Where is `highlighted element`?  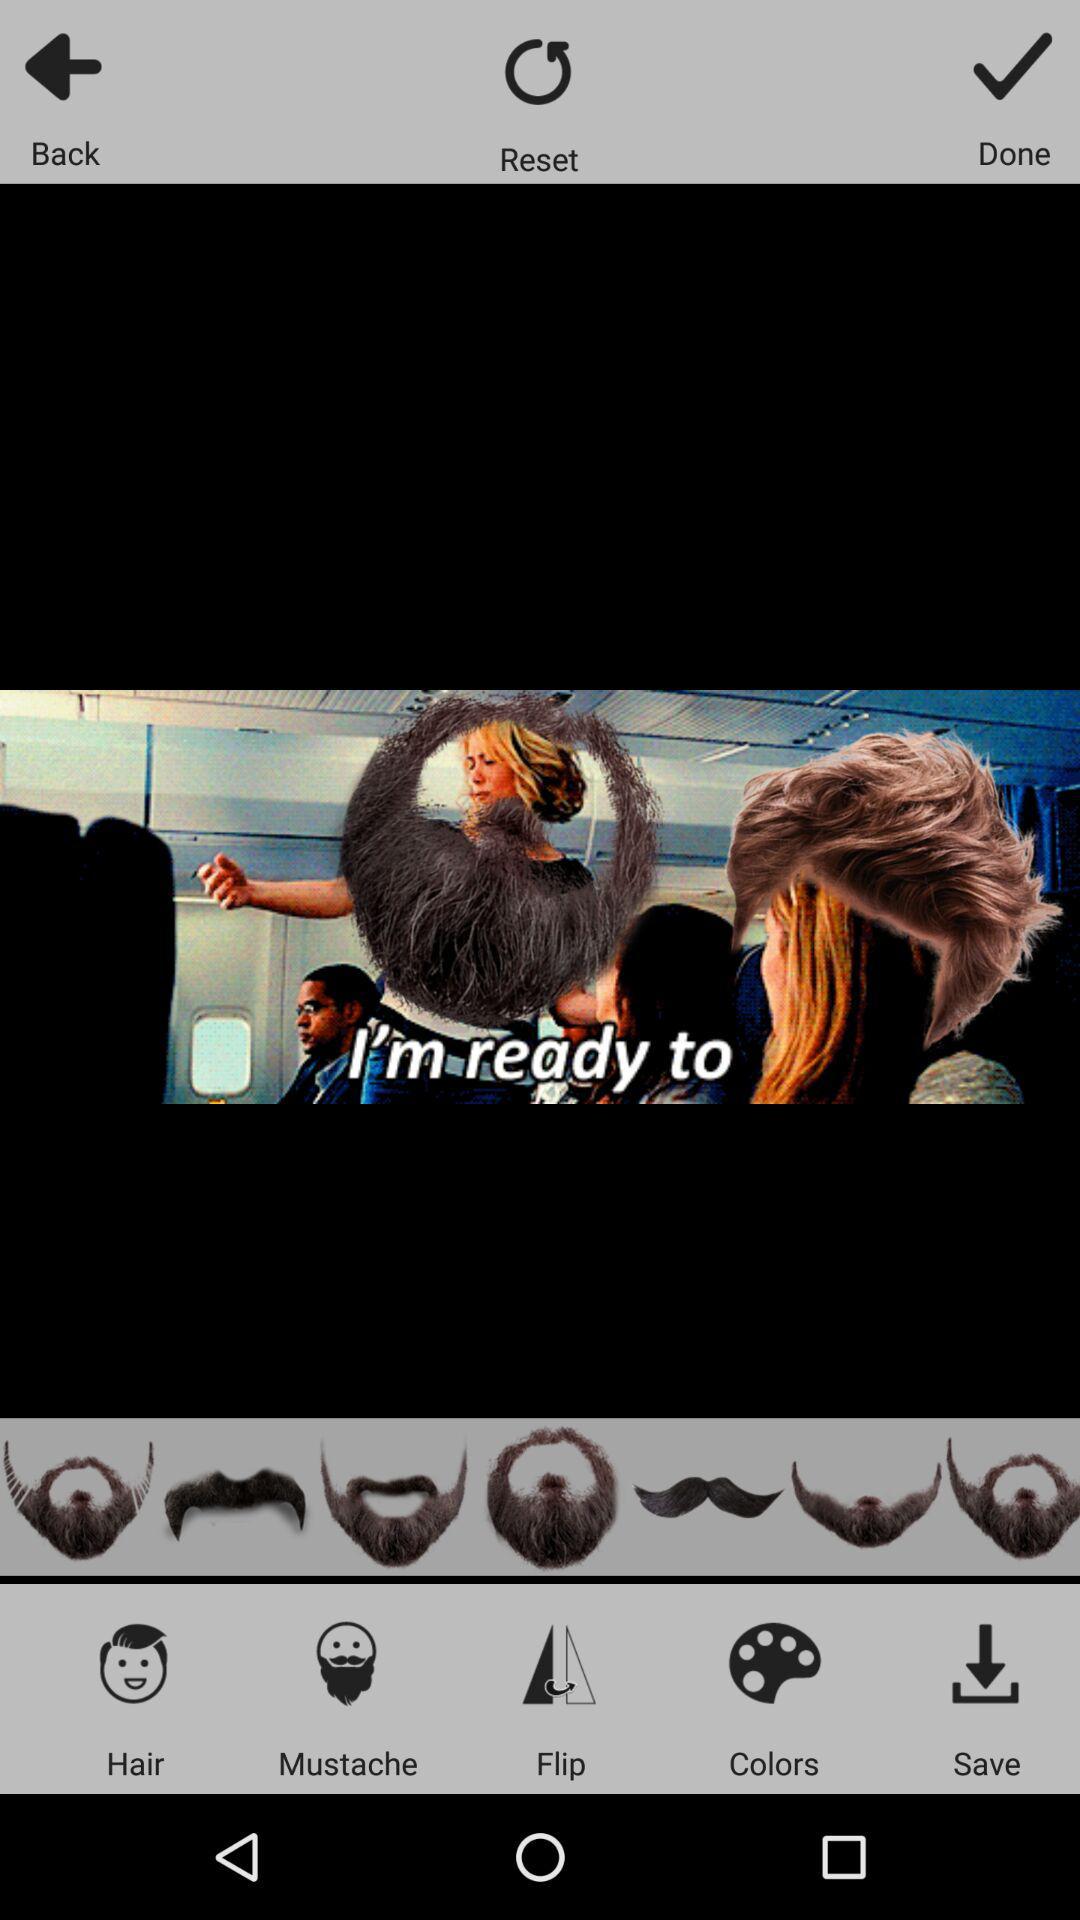 highlighted element is located at coordinates (77, 1497).